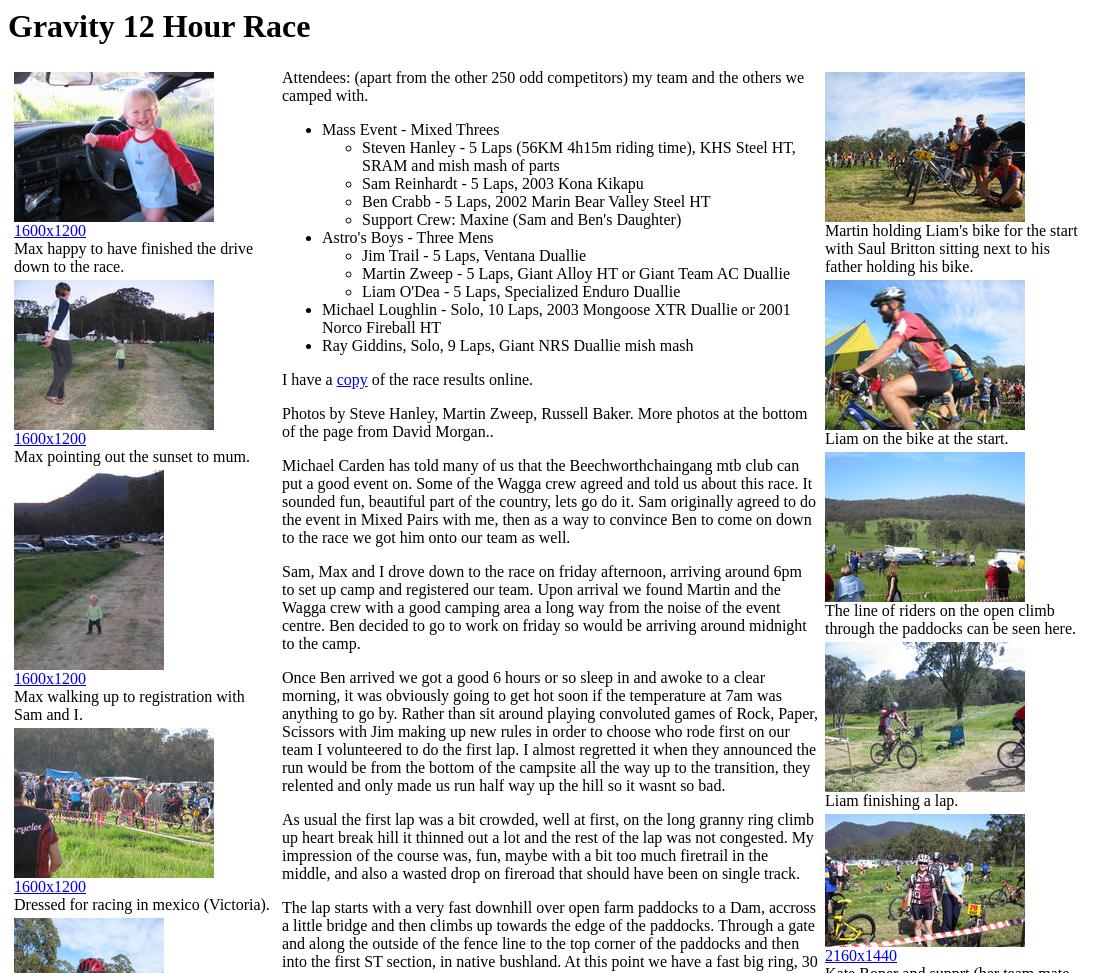 This screenshot has height=973, width=1100. What do you see at coordinates (577, 156) in the screenshot?
I see `'Steven Hanley - 5 Laps (56KM 4h15m riding time), KHS
                          Steel HT, SRAM and mish mash of parts'` at bounding box center [577, 156].